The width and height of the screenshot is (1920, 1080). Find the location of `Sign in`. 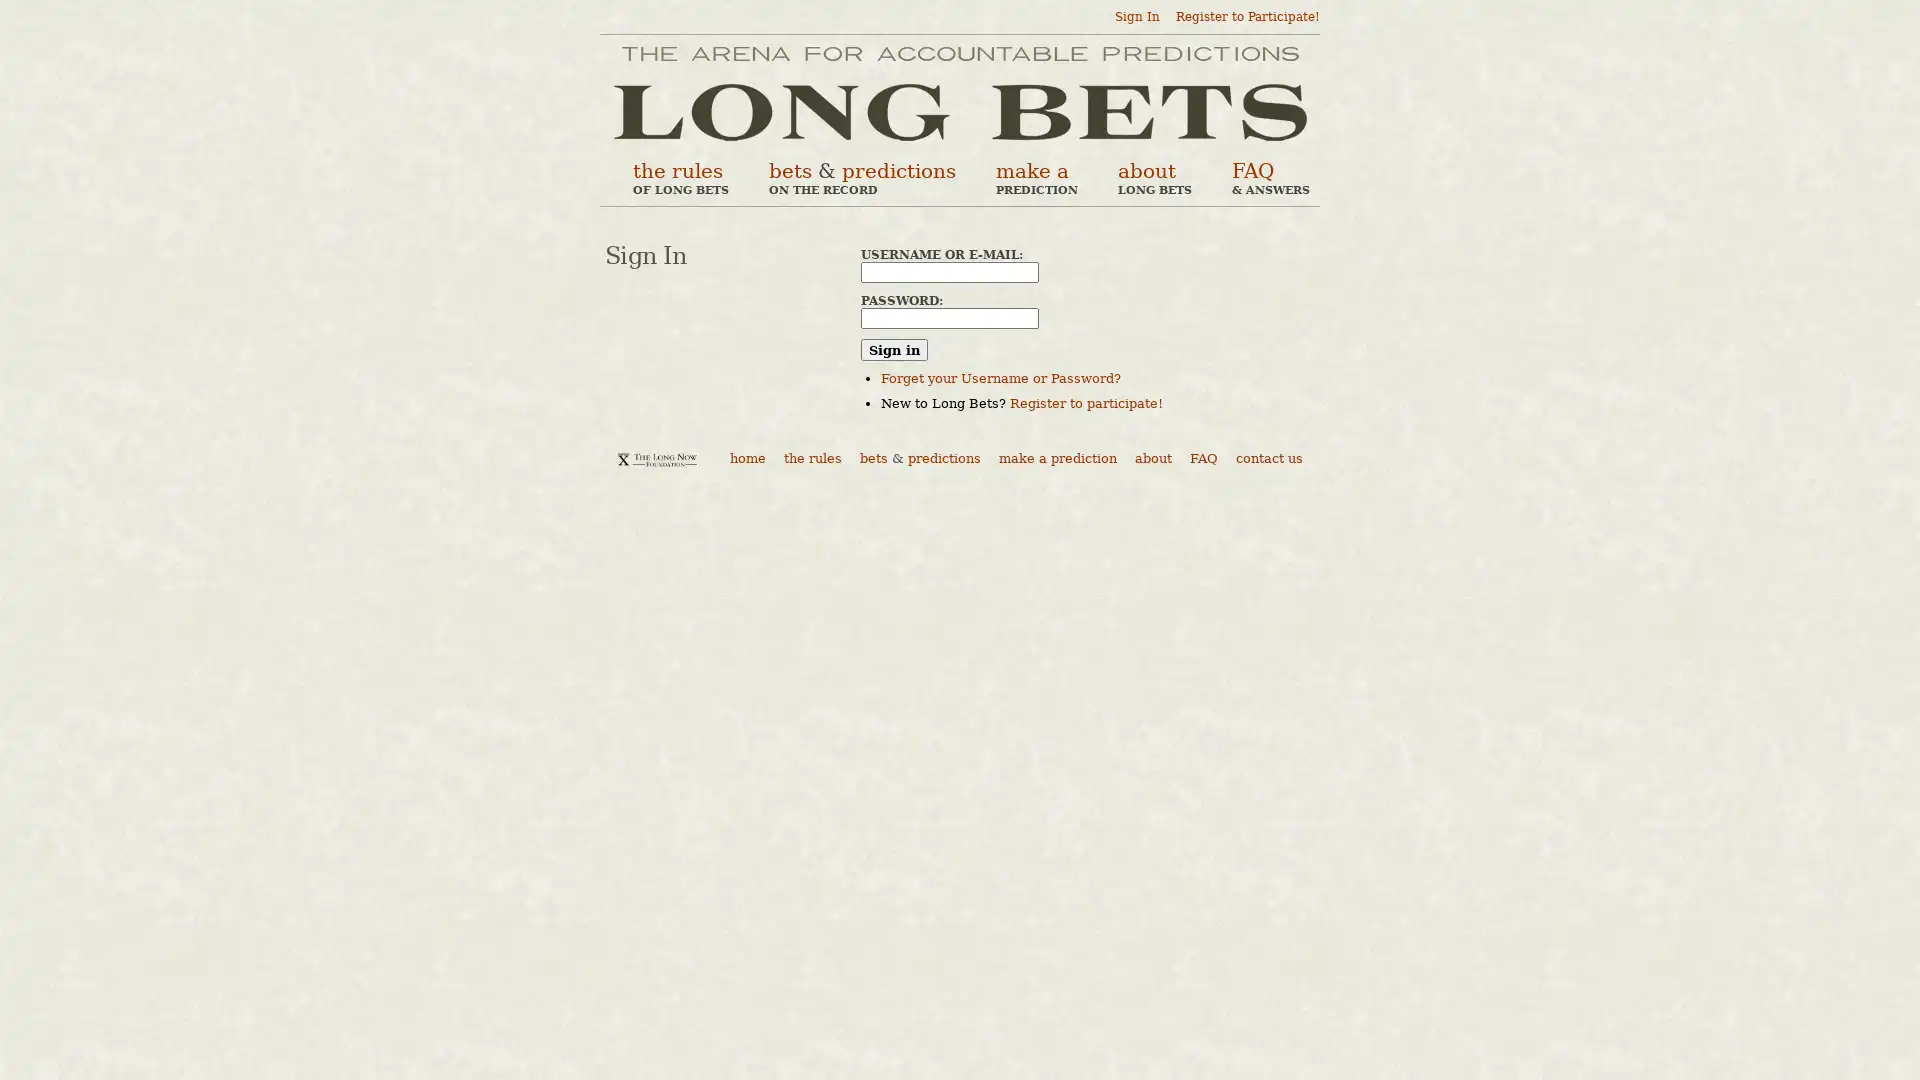

Sign in is located at coordinates (893, 349).